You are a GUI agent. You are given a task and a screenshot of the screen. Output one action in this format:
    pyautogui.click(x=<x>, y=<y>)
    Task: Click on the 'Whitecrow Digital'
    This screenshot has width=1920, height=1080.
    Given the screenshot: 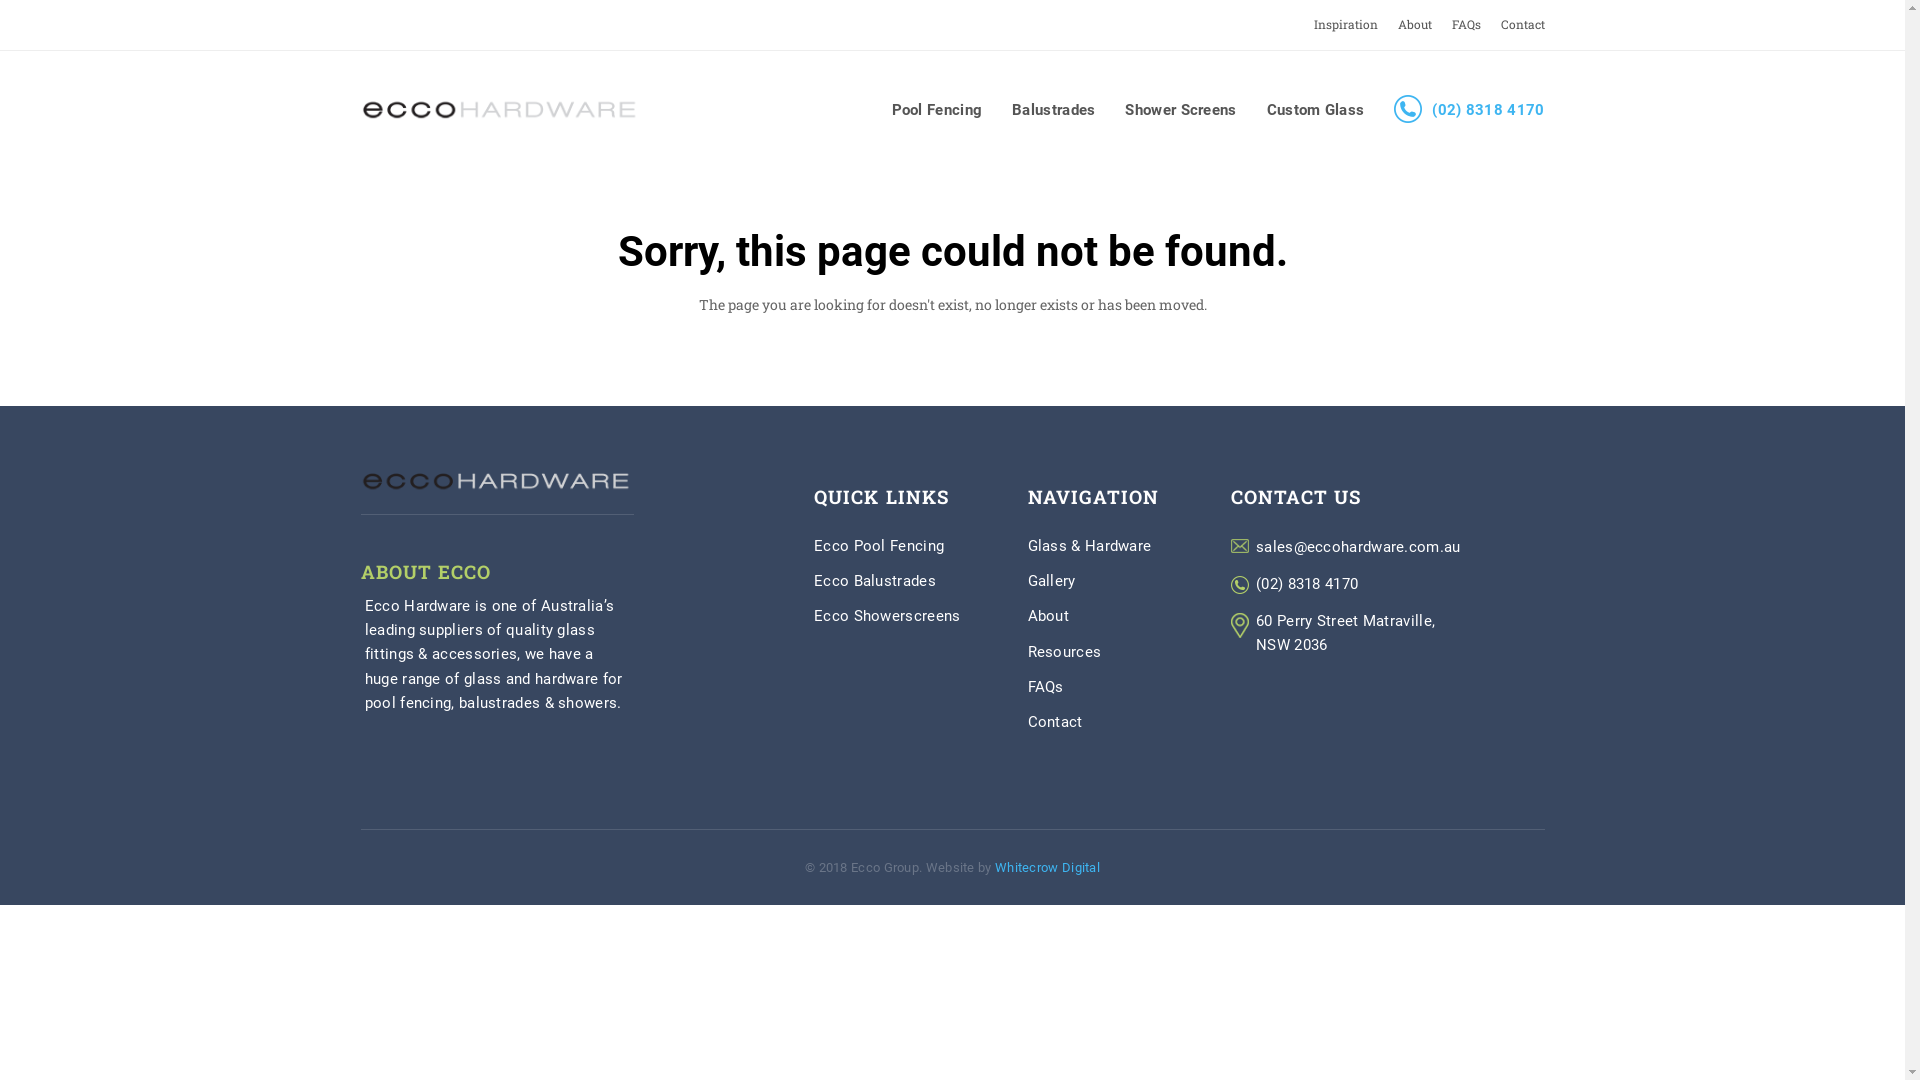 What is the action you would take?
    pyautogui.click(x=1046, y=866)
    